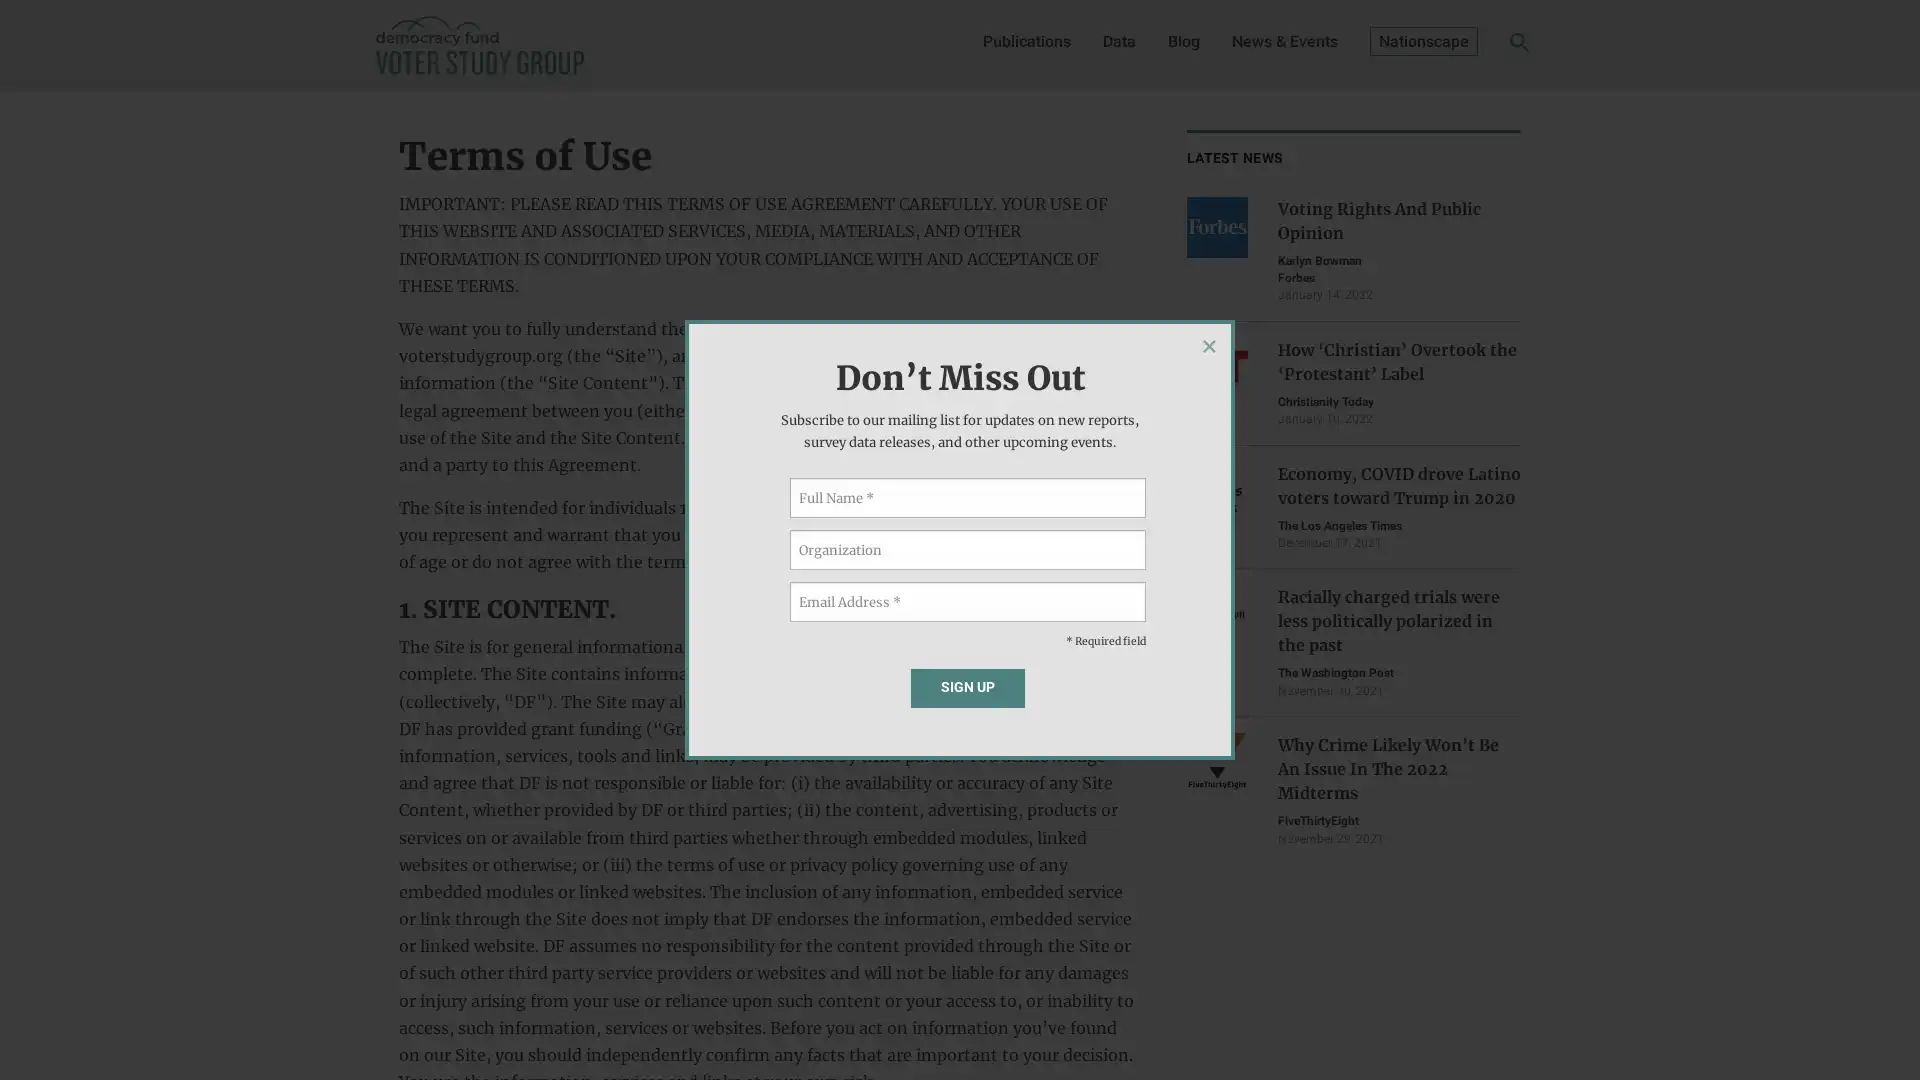 This screenshot has height=1080, width=1920. I want to click on SEARCH, so click(1488, 46).